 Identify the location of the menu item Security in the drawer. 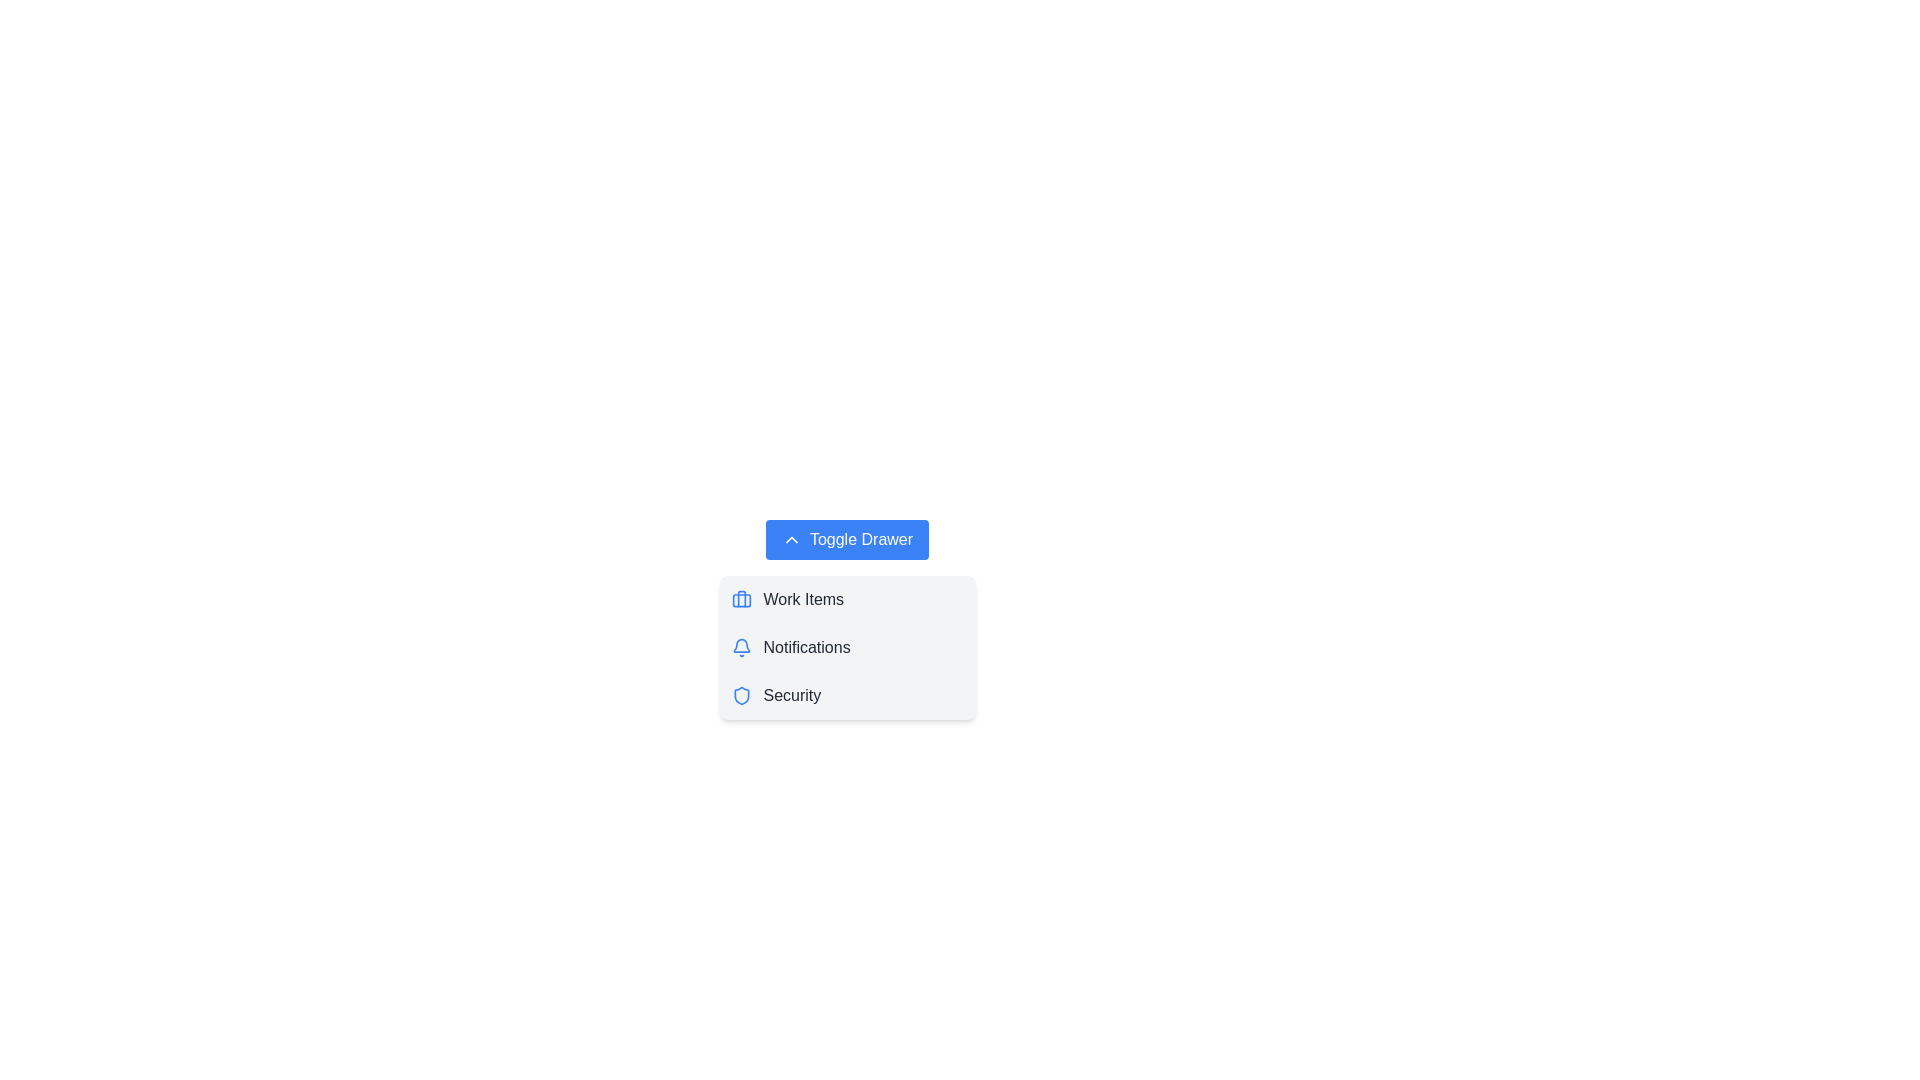
(847, 694).